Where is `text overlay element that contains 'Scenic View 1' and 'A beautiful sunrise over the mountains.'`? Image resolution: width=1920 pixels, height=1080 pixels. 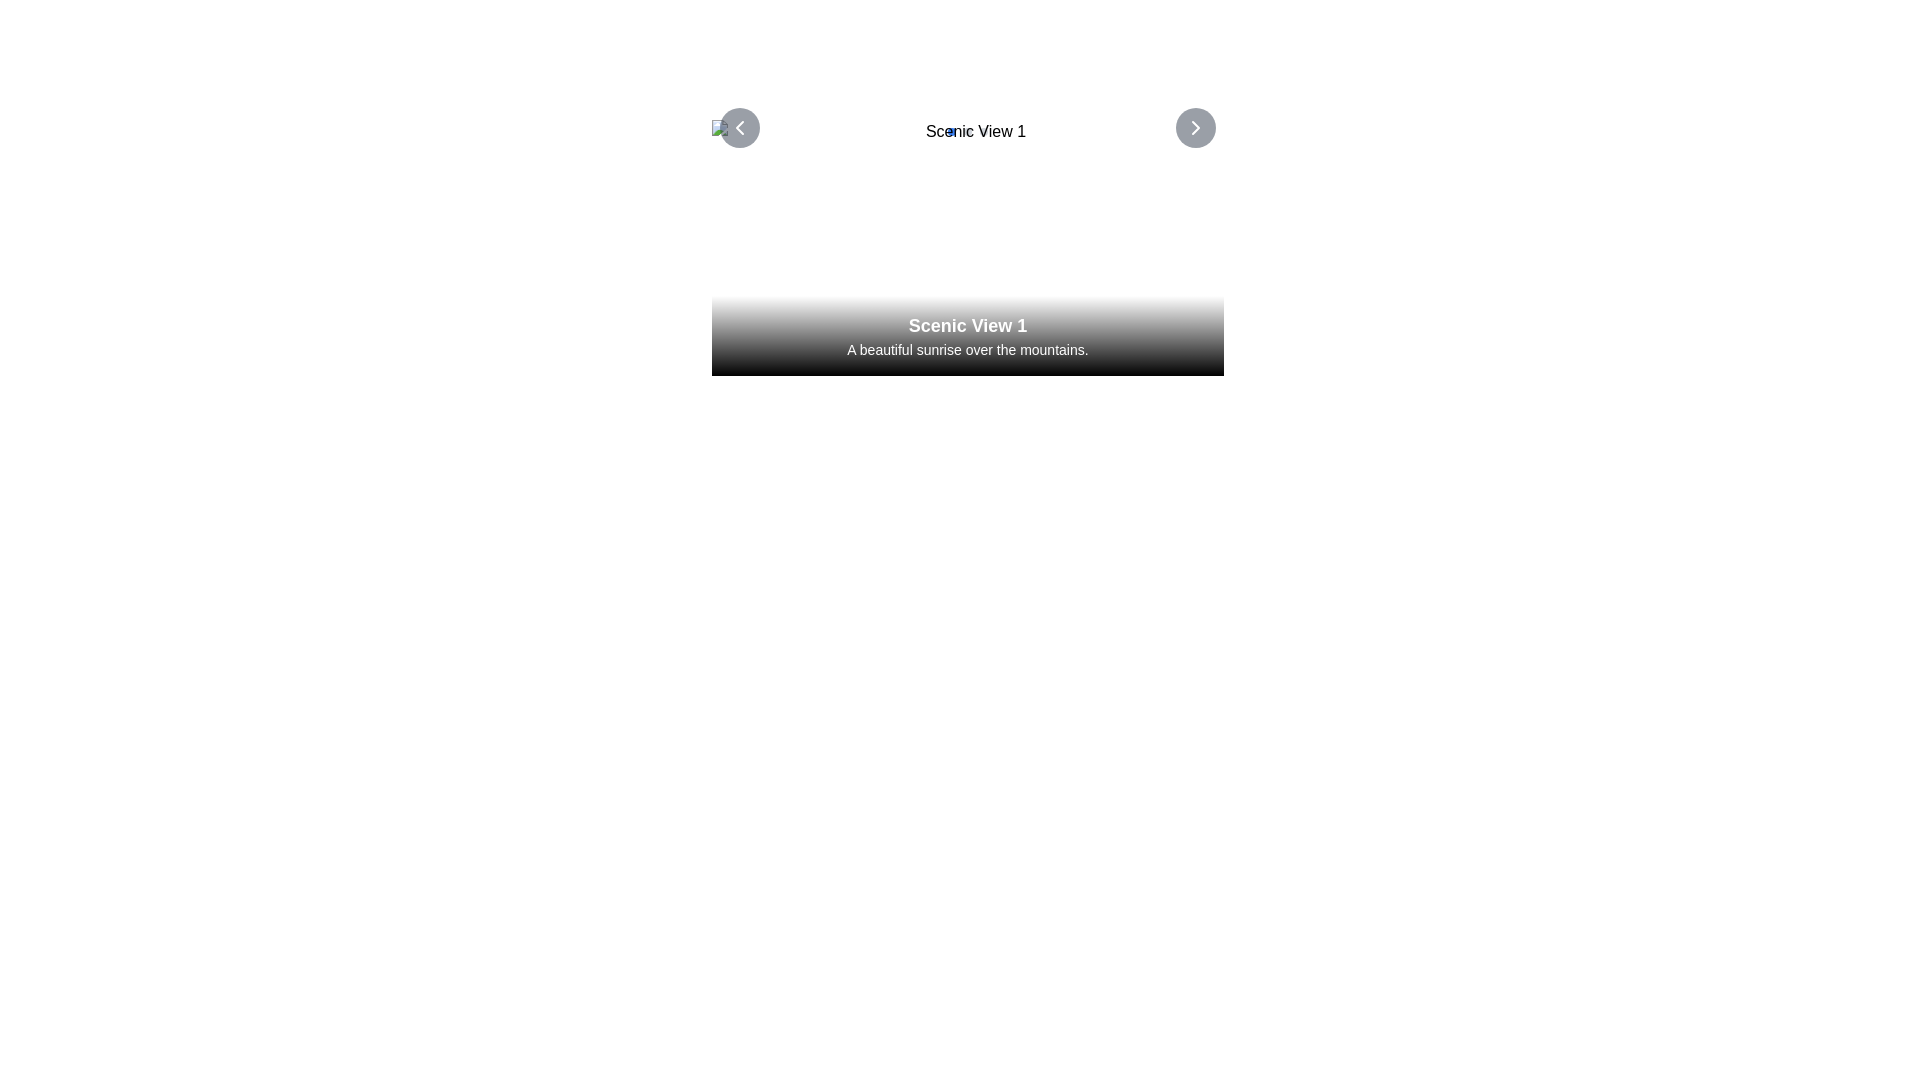 text overlay element that contains 'Scenic View 1' and 'A beautiful sunrise over the mountains.' is located at coordinates (968, 334).